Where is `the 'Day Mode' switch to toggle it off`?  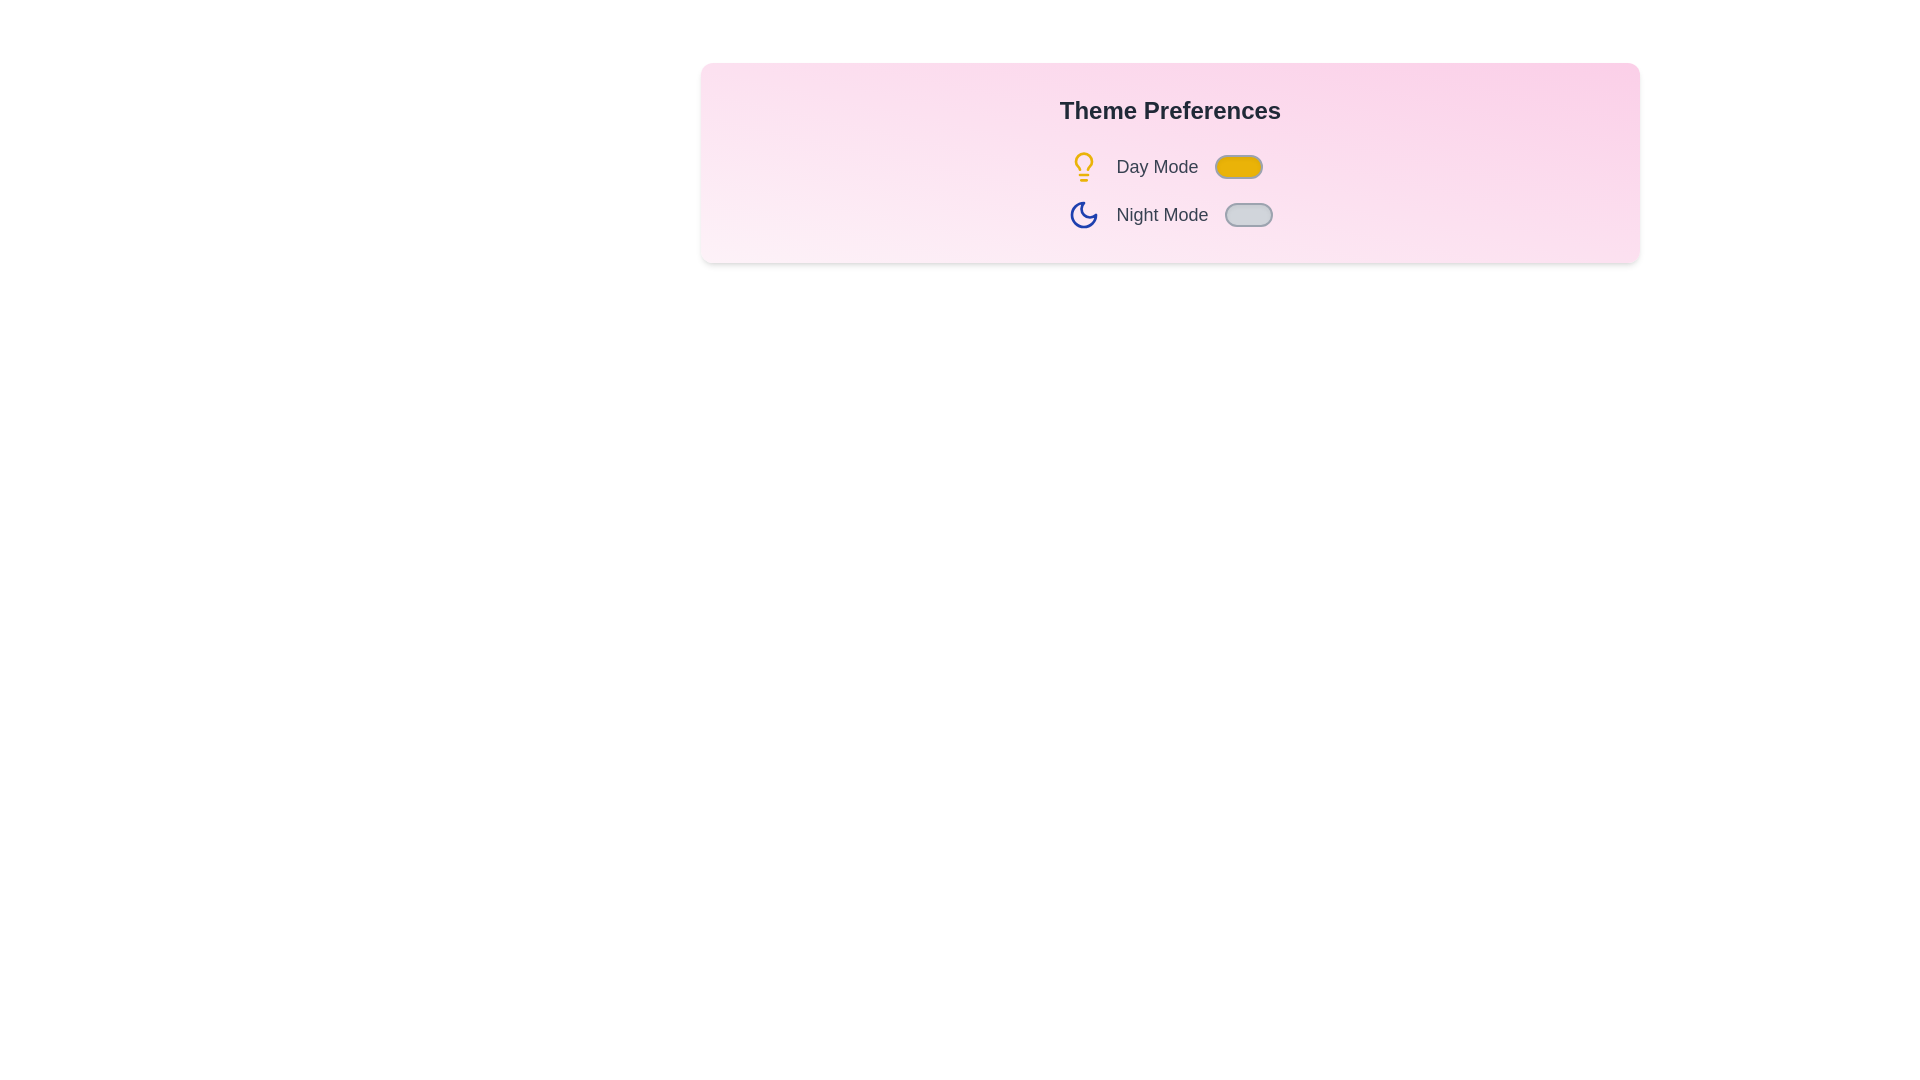
the 'Day Mode' switch to toggle it off is located at coordinates (1237, 165).